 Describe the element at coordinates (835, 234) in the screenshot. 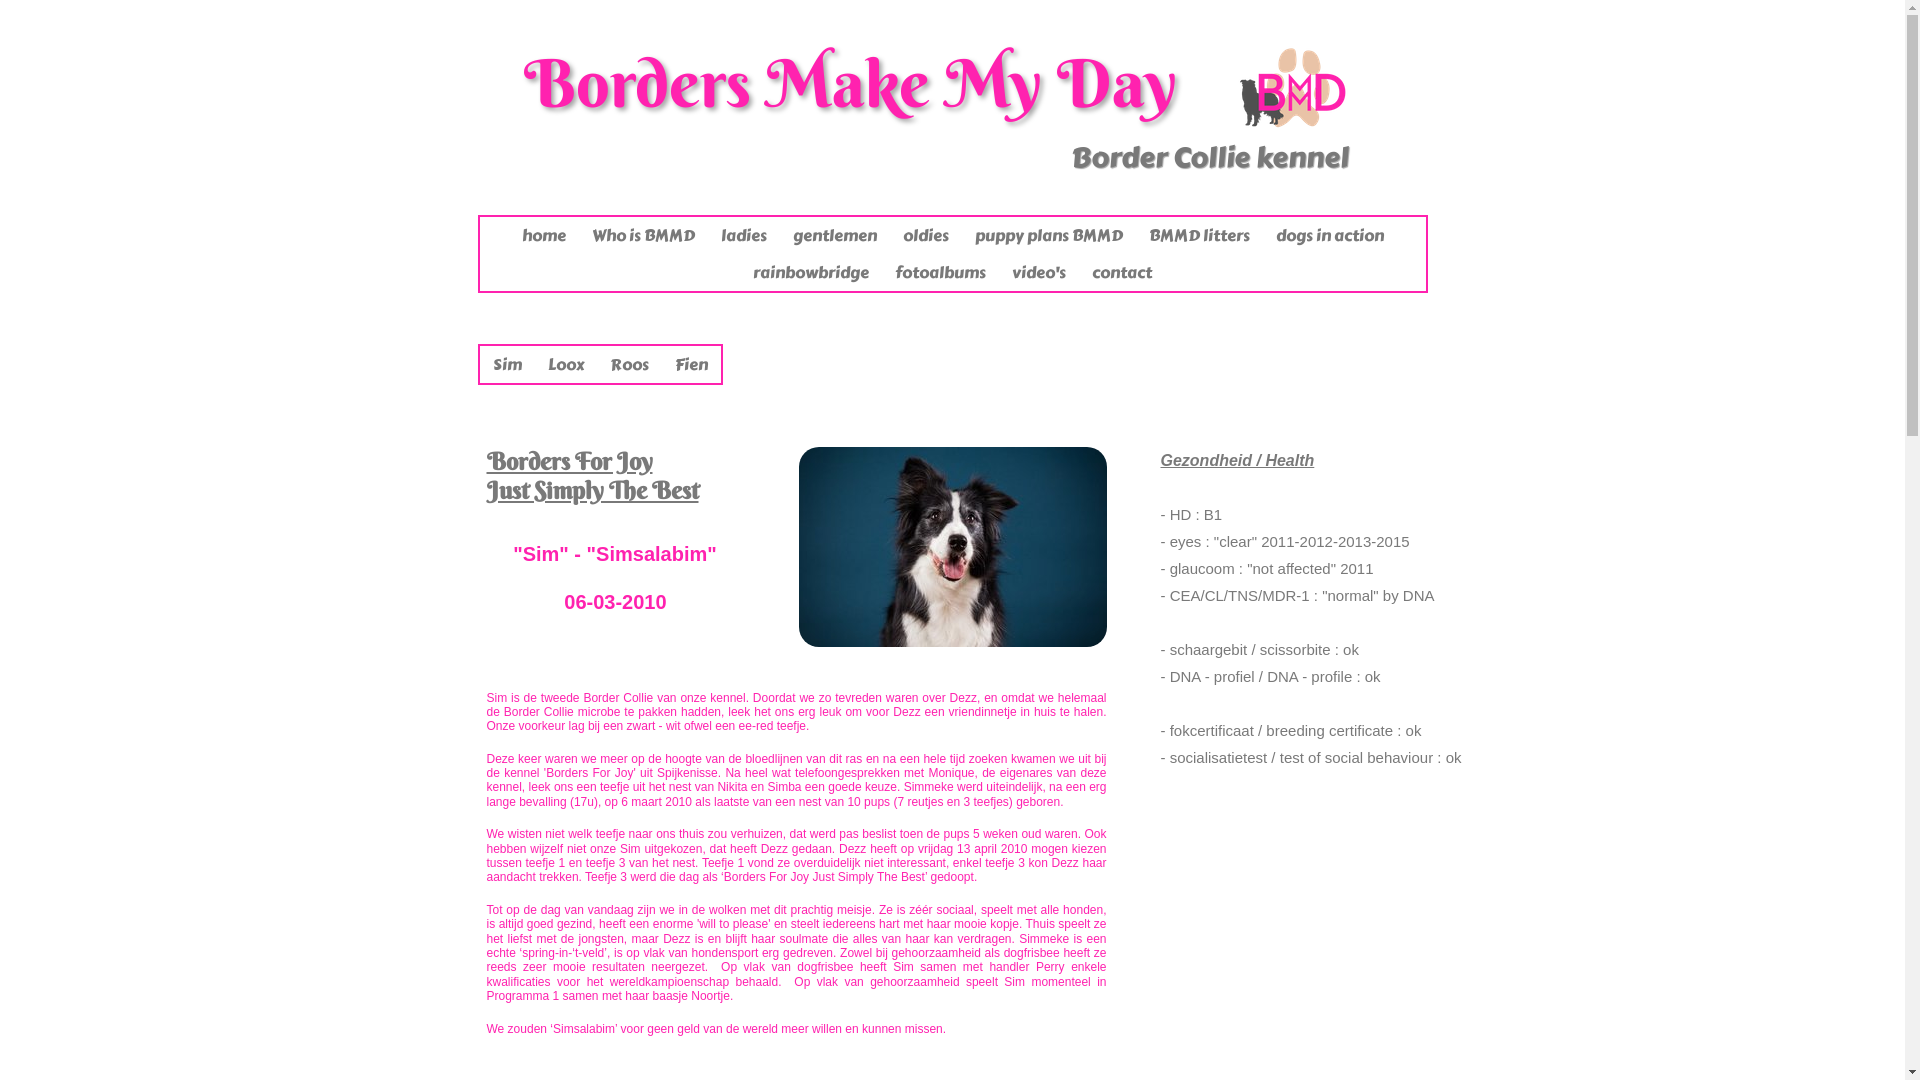

I see `'gentlemen'` at that location.